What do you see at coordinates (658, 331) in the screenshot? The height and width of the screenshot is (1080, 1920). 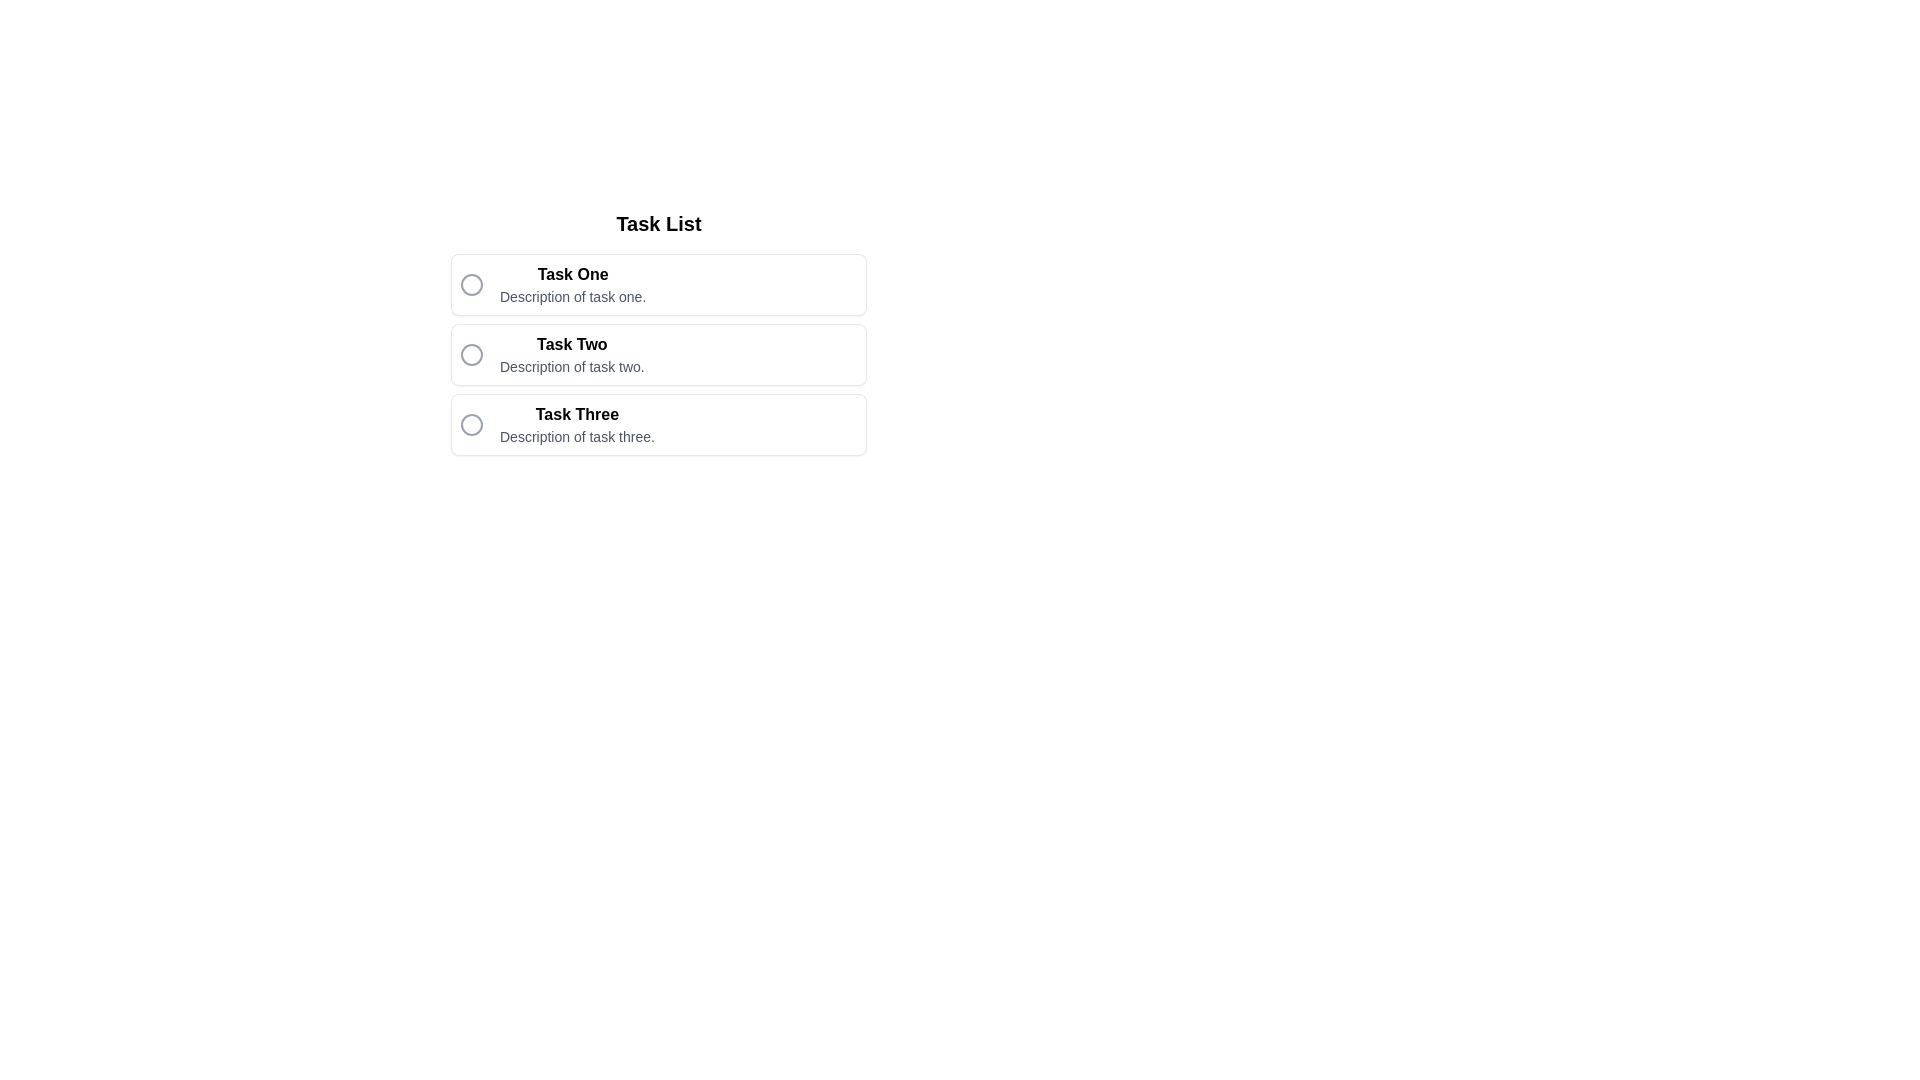 I see `the second list item in the 'Task List'` at bounding box center [658, 331].